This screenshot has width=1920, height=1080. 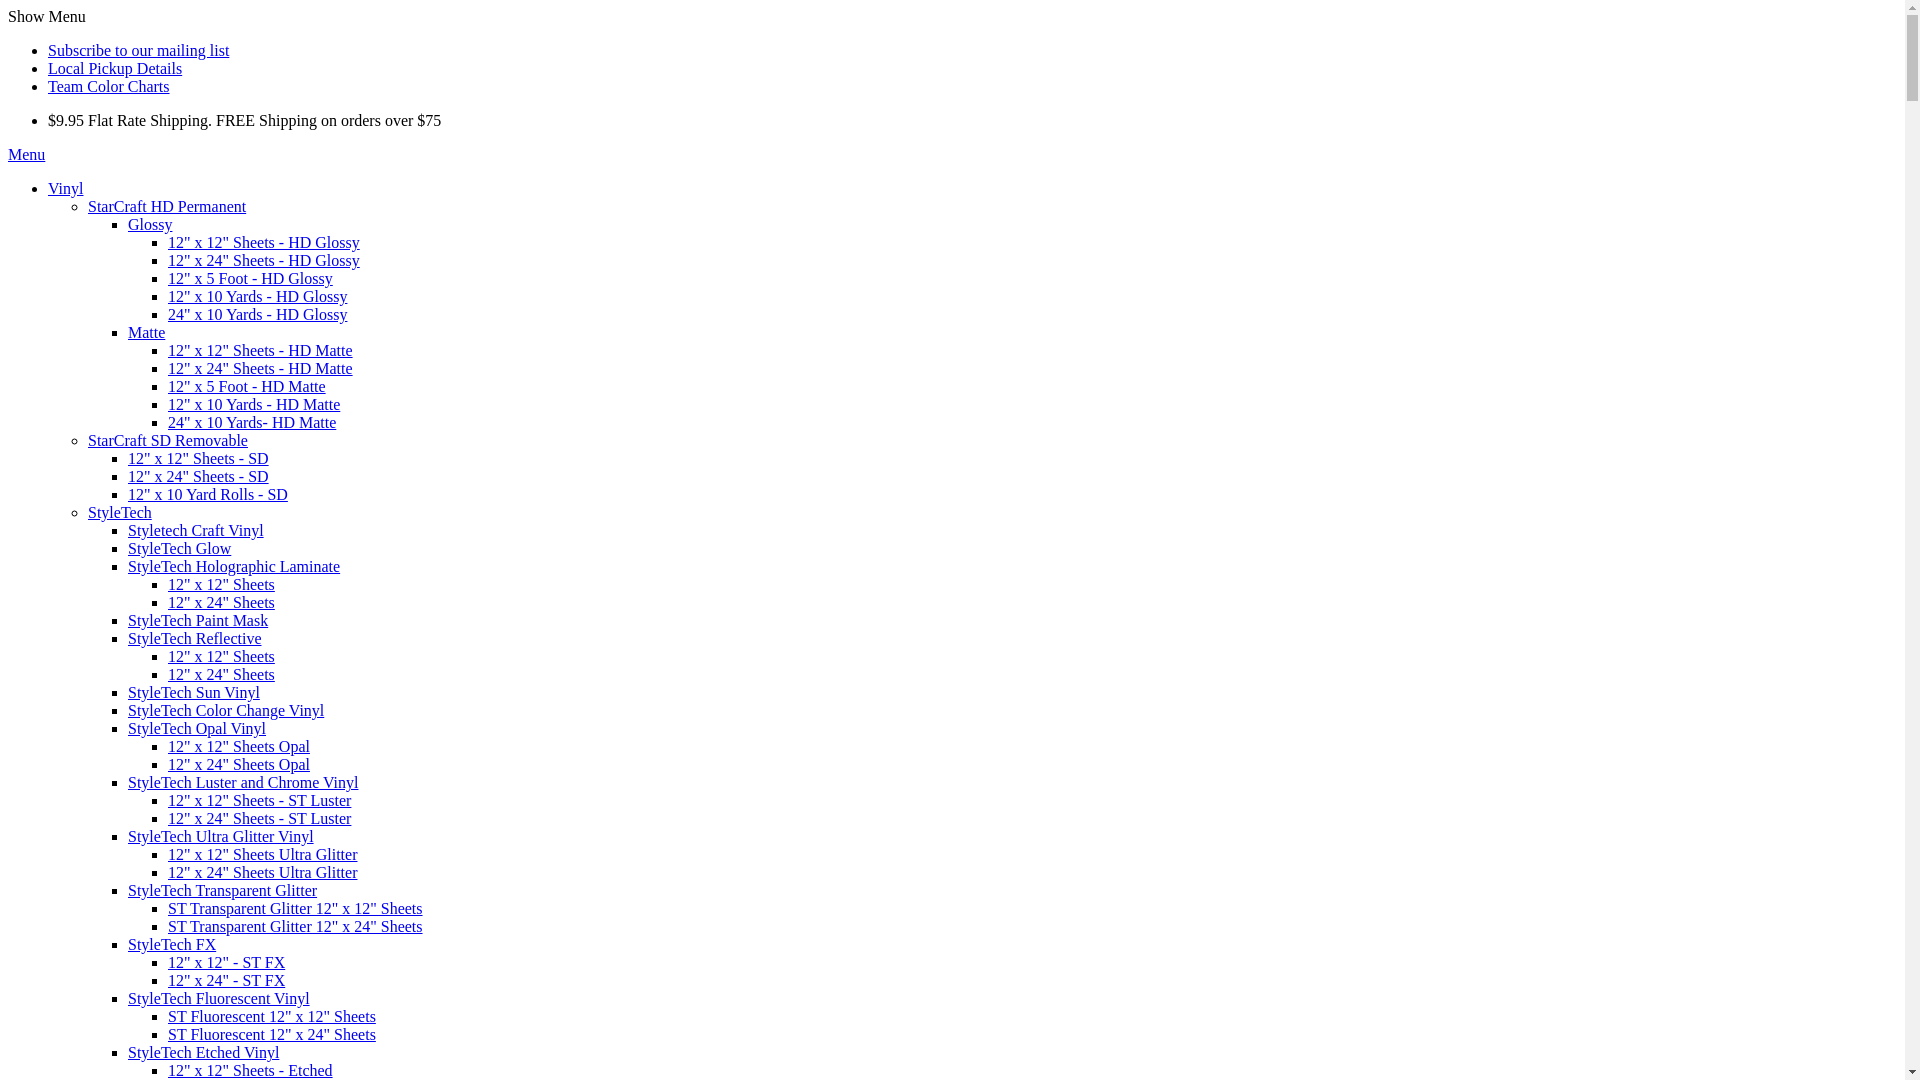 What do you see at coordinates (225, 709) in the screenshot?
I see `'StyleTech Color Change Vinyl'` at bounding box center [225, 709].